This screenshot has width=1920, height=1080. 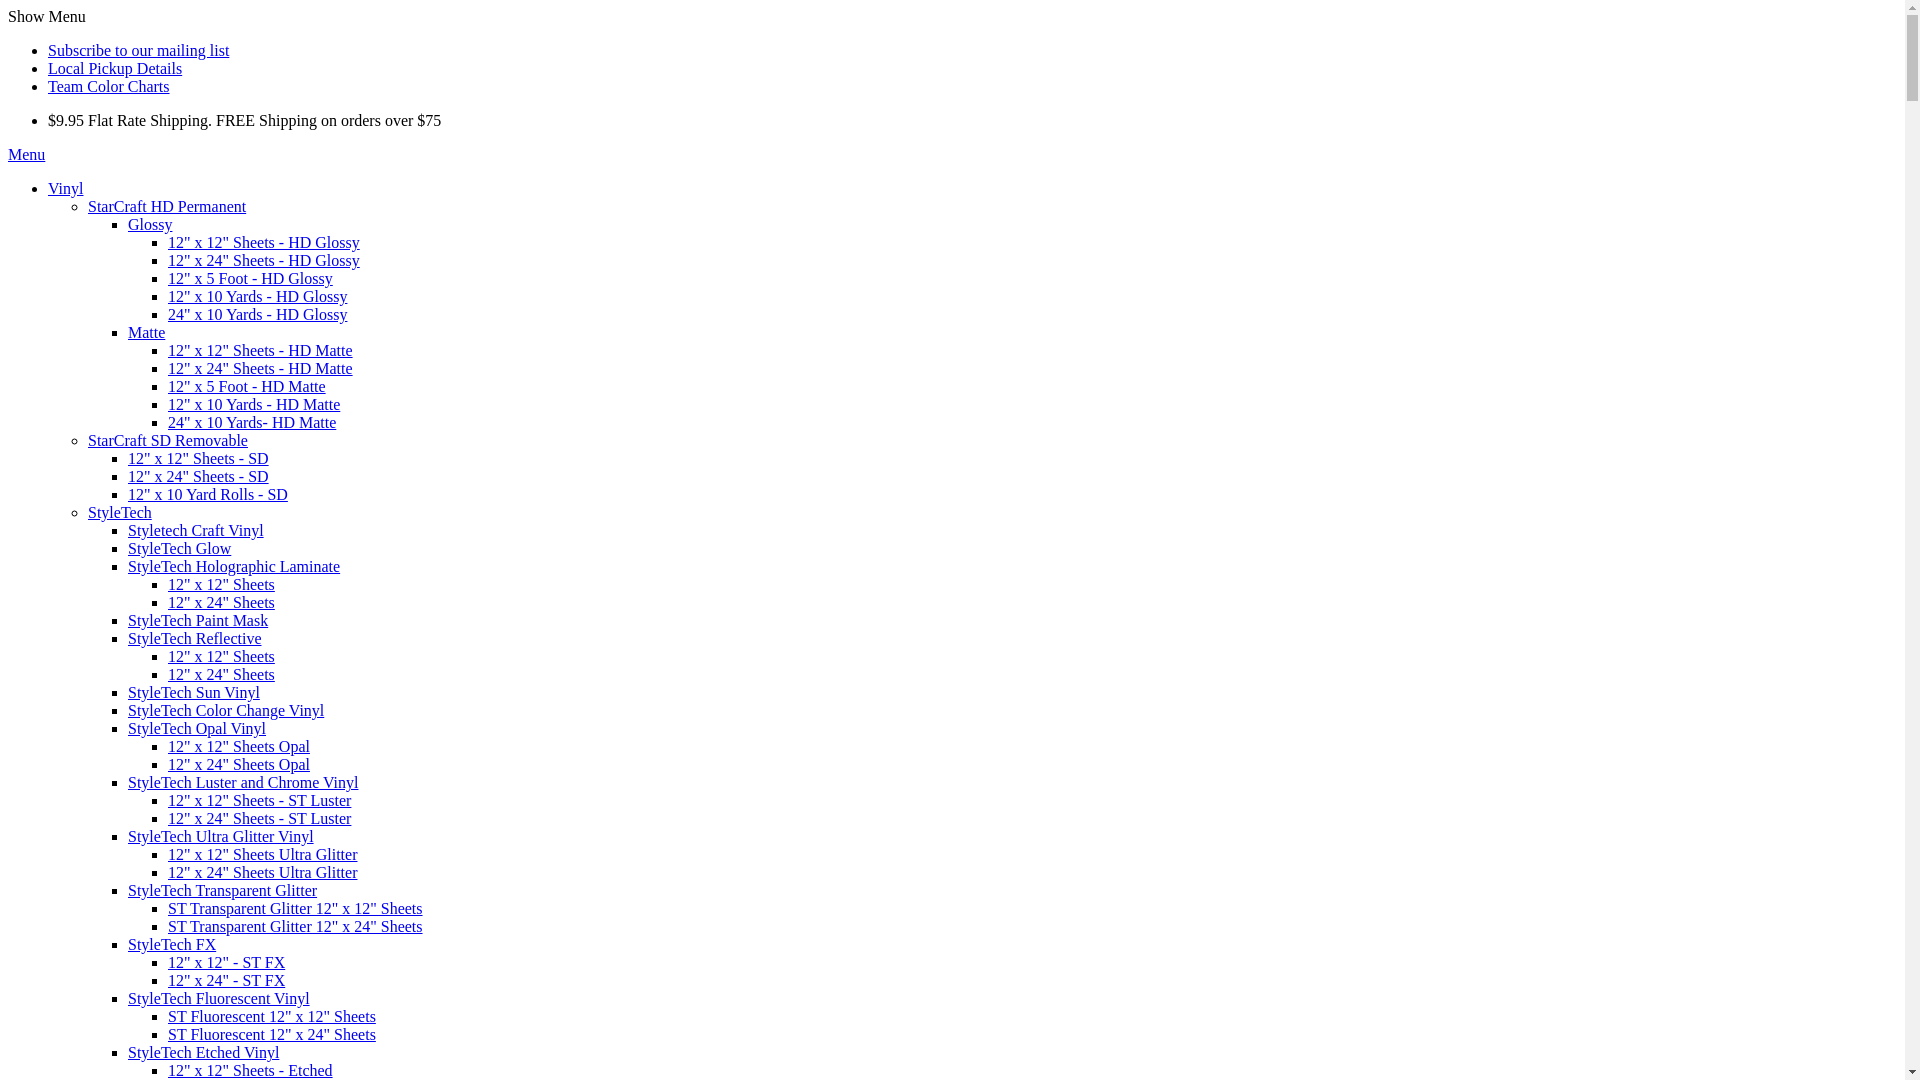 What do you see at coordinates (225, 709) in the screenshot?
I see `'StyleTech Color Change Vinyl'` at bounding box center [225, 709].